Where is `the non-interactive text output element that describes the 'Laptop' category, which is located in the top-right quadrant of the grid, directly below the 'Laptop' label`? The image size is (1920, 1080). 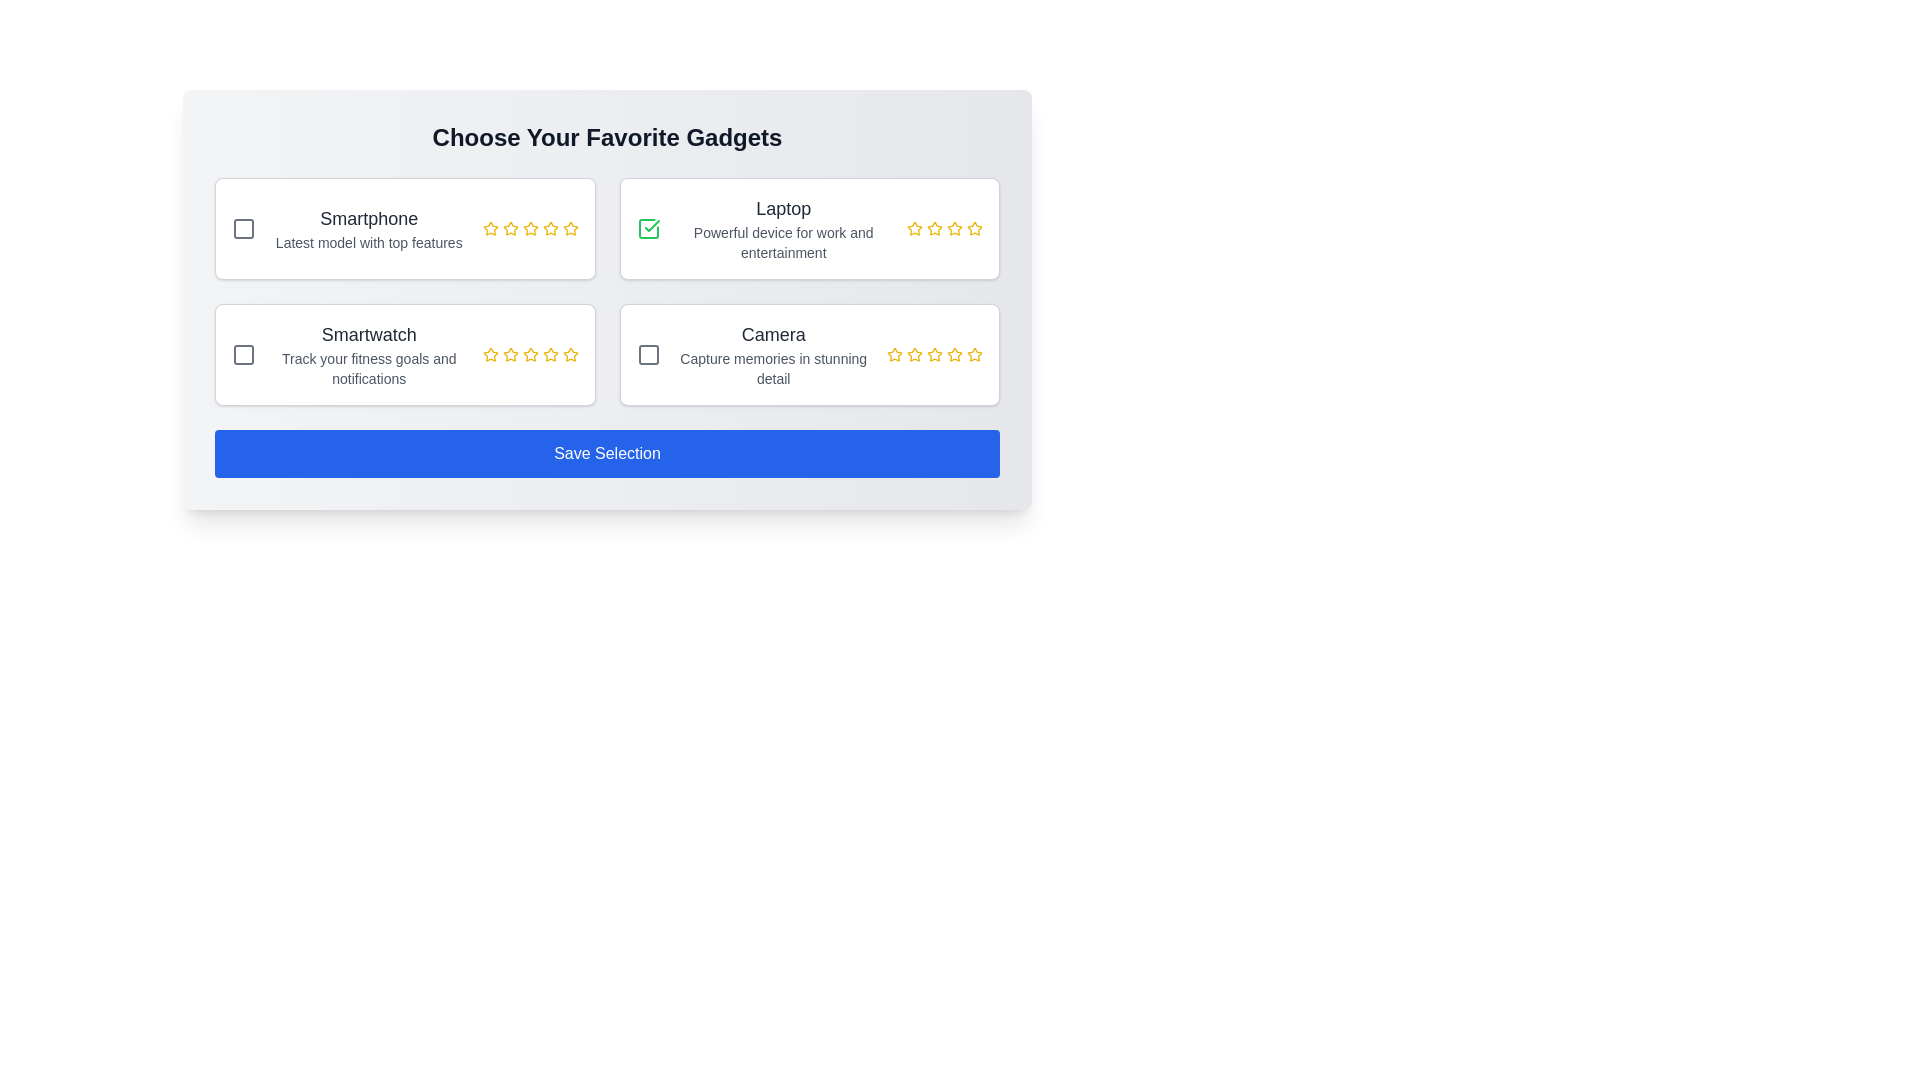
the non-interactive text output element that describes the 'Laptop' category, which is located in the top-right quadrant of the grid, directly below the 'Laptop' label is located at coordinates (782, 242).